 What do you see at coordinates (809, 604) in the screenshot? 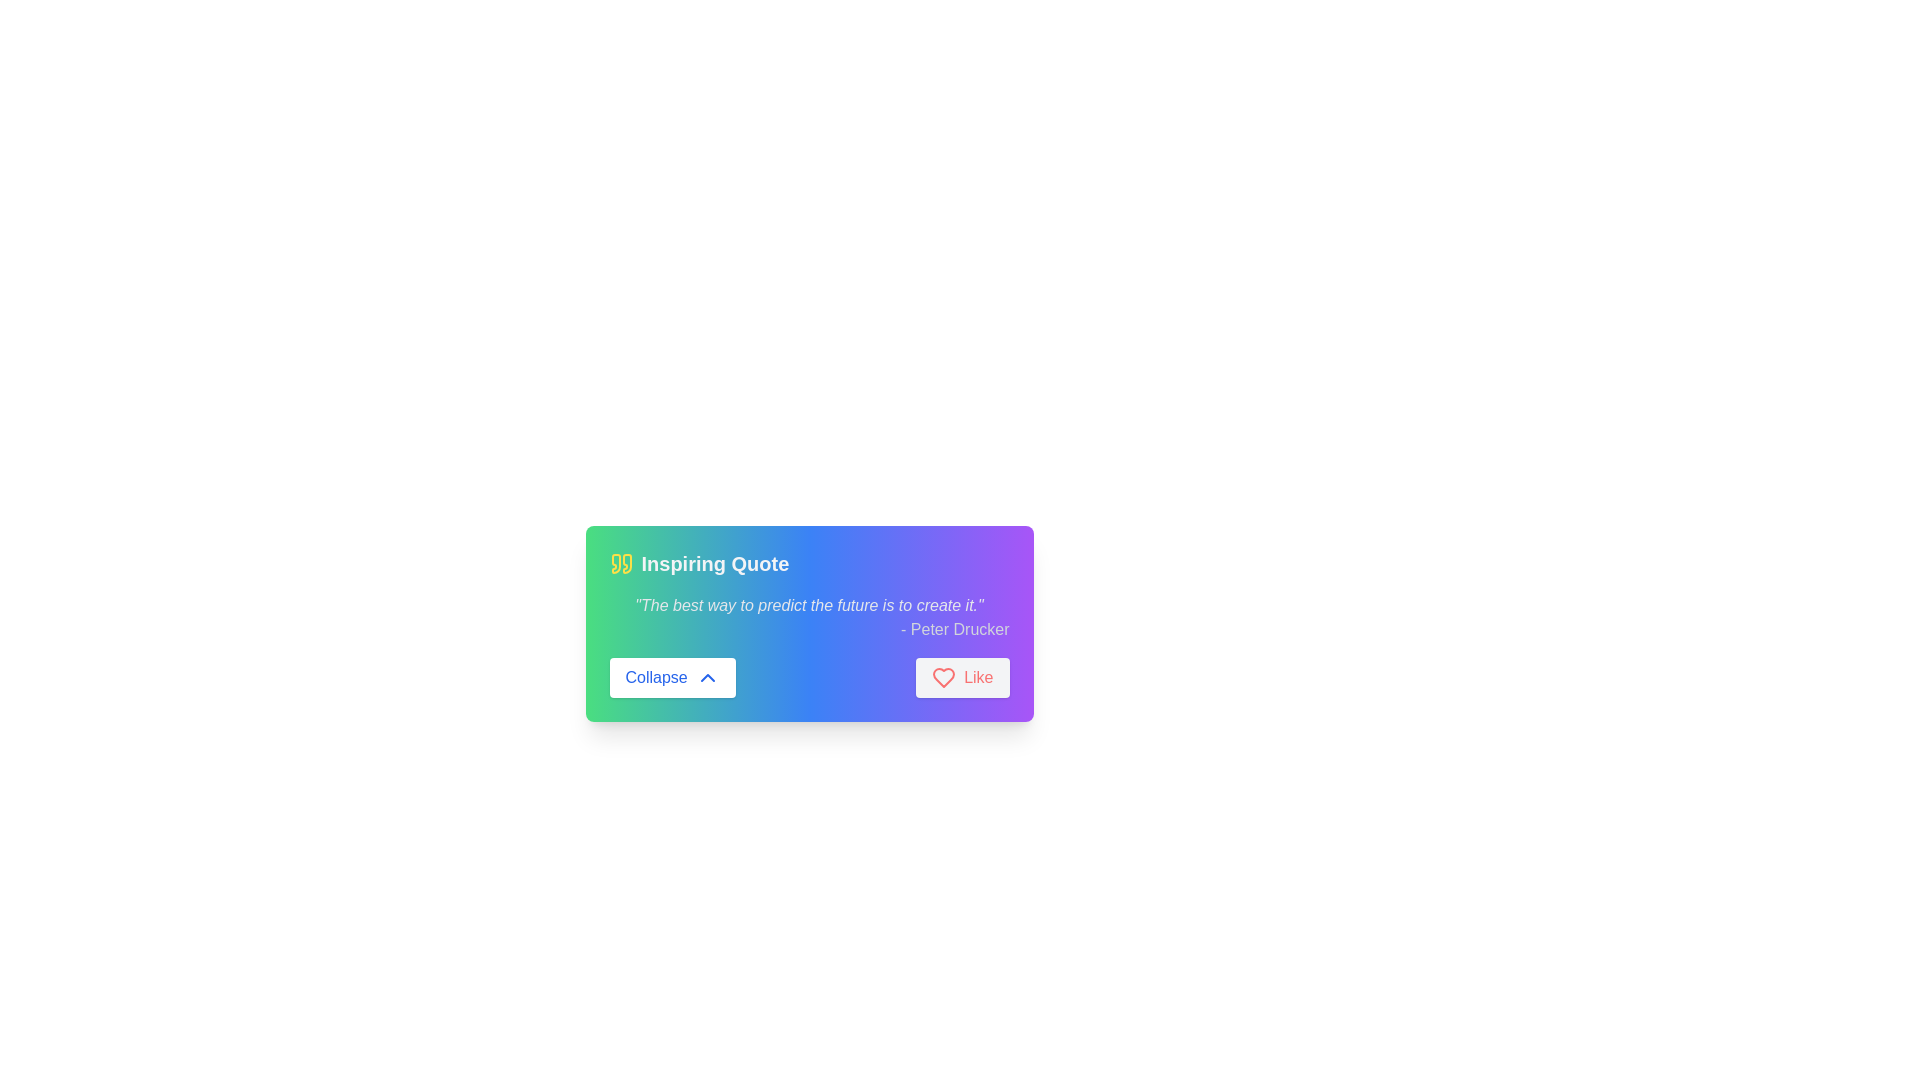
I see `the text label displaying the quote 'The best way to predict the future is to create it.' which is styled in italic and light gray, positioned at the top-middle of the card interface` at bounding box center [809, 604].